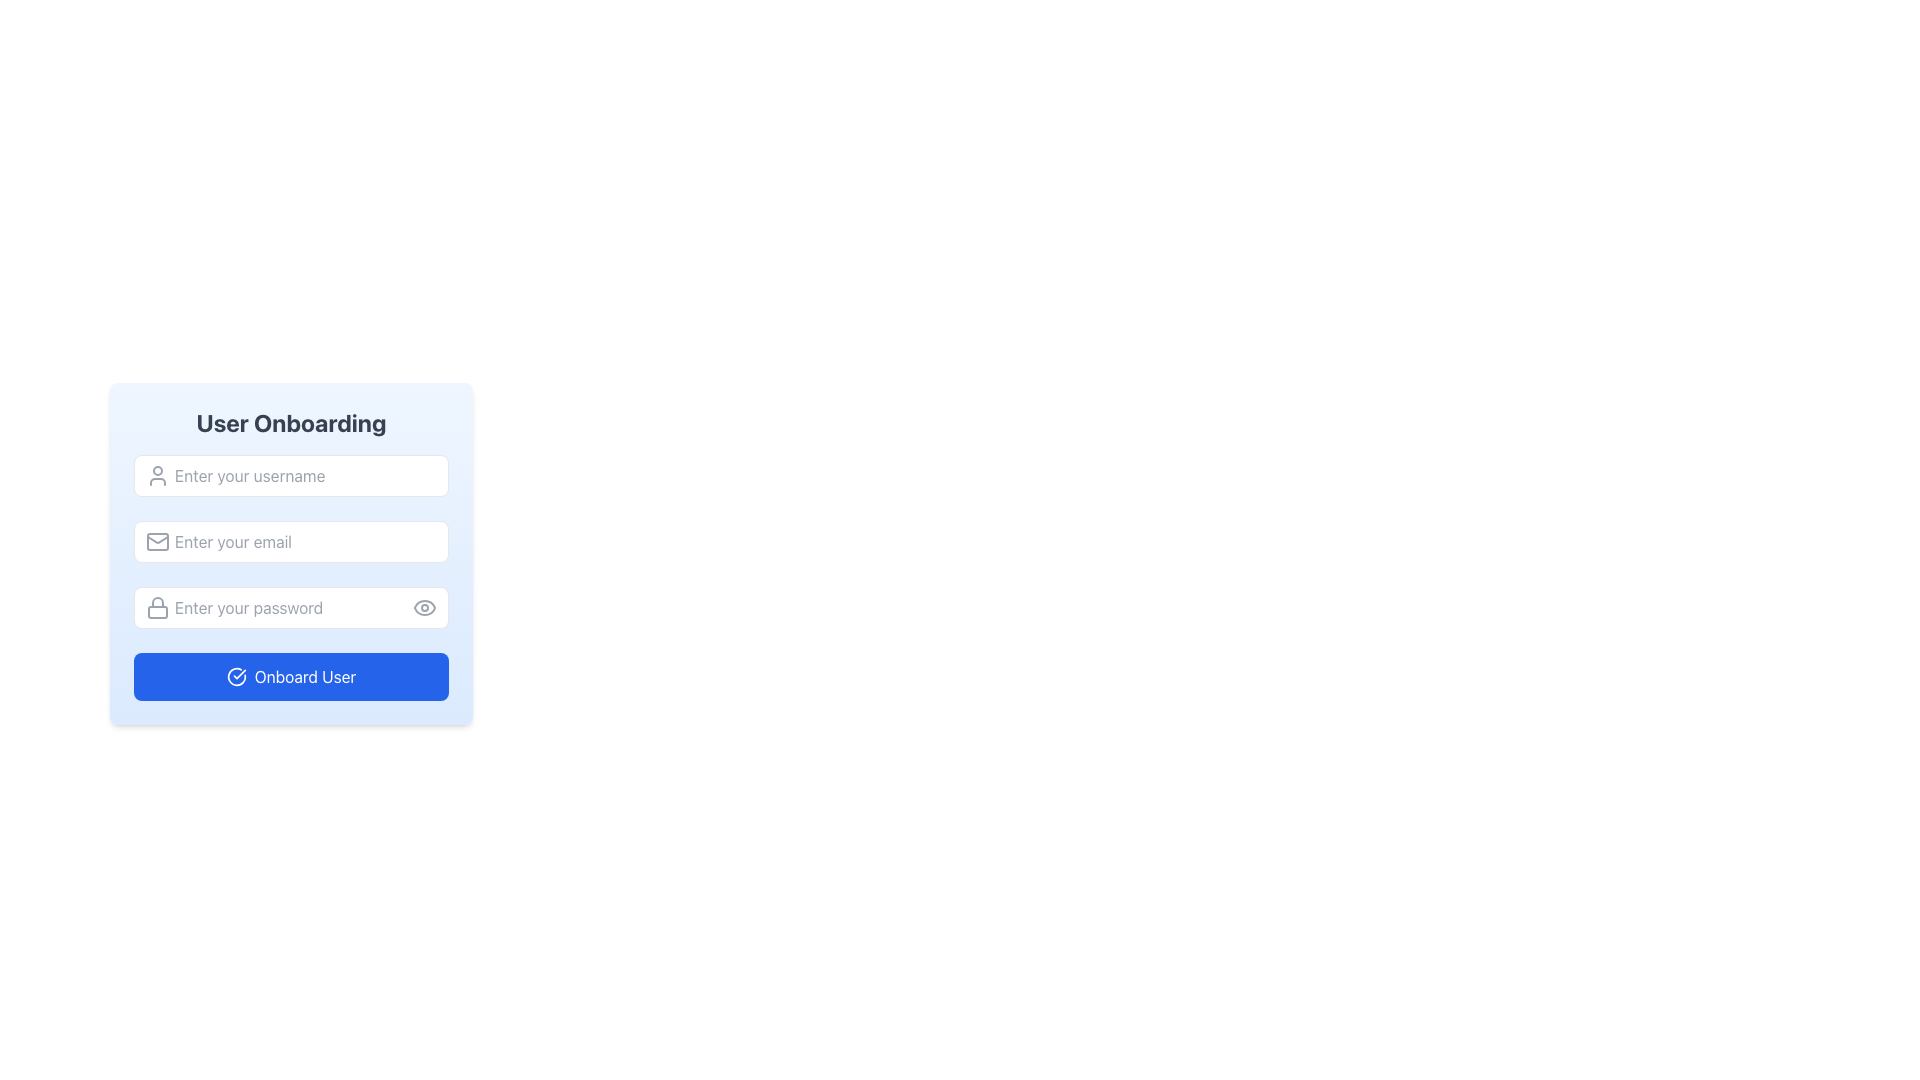  I want to click on the icon located on the left side of the 'Onboard User' button at the bottom of the user onboarding form interface, so click(236, 676).